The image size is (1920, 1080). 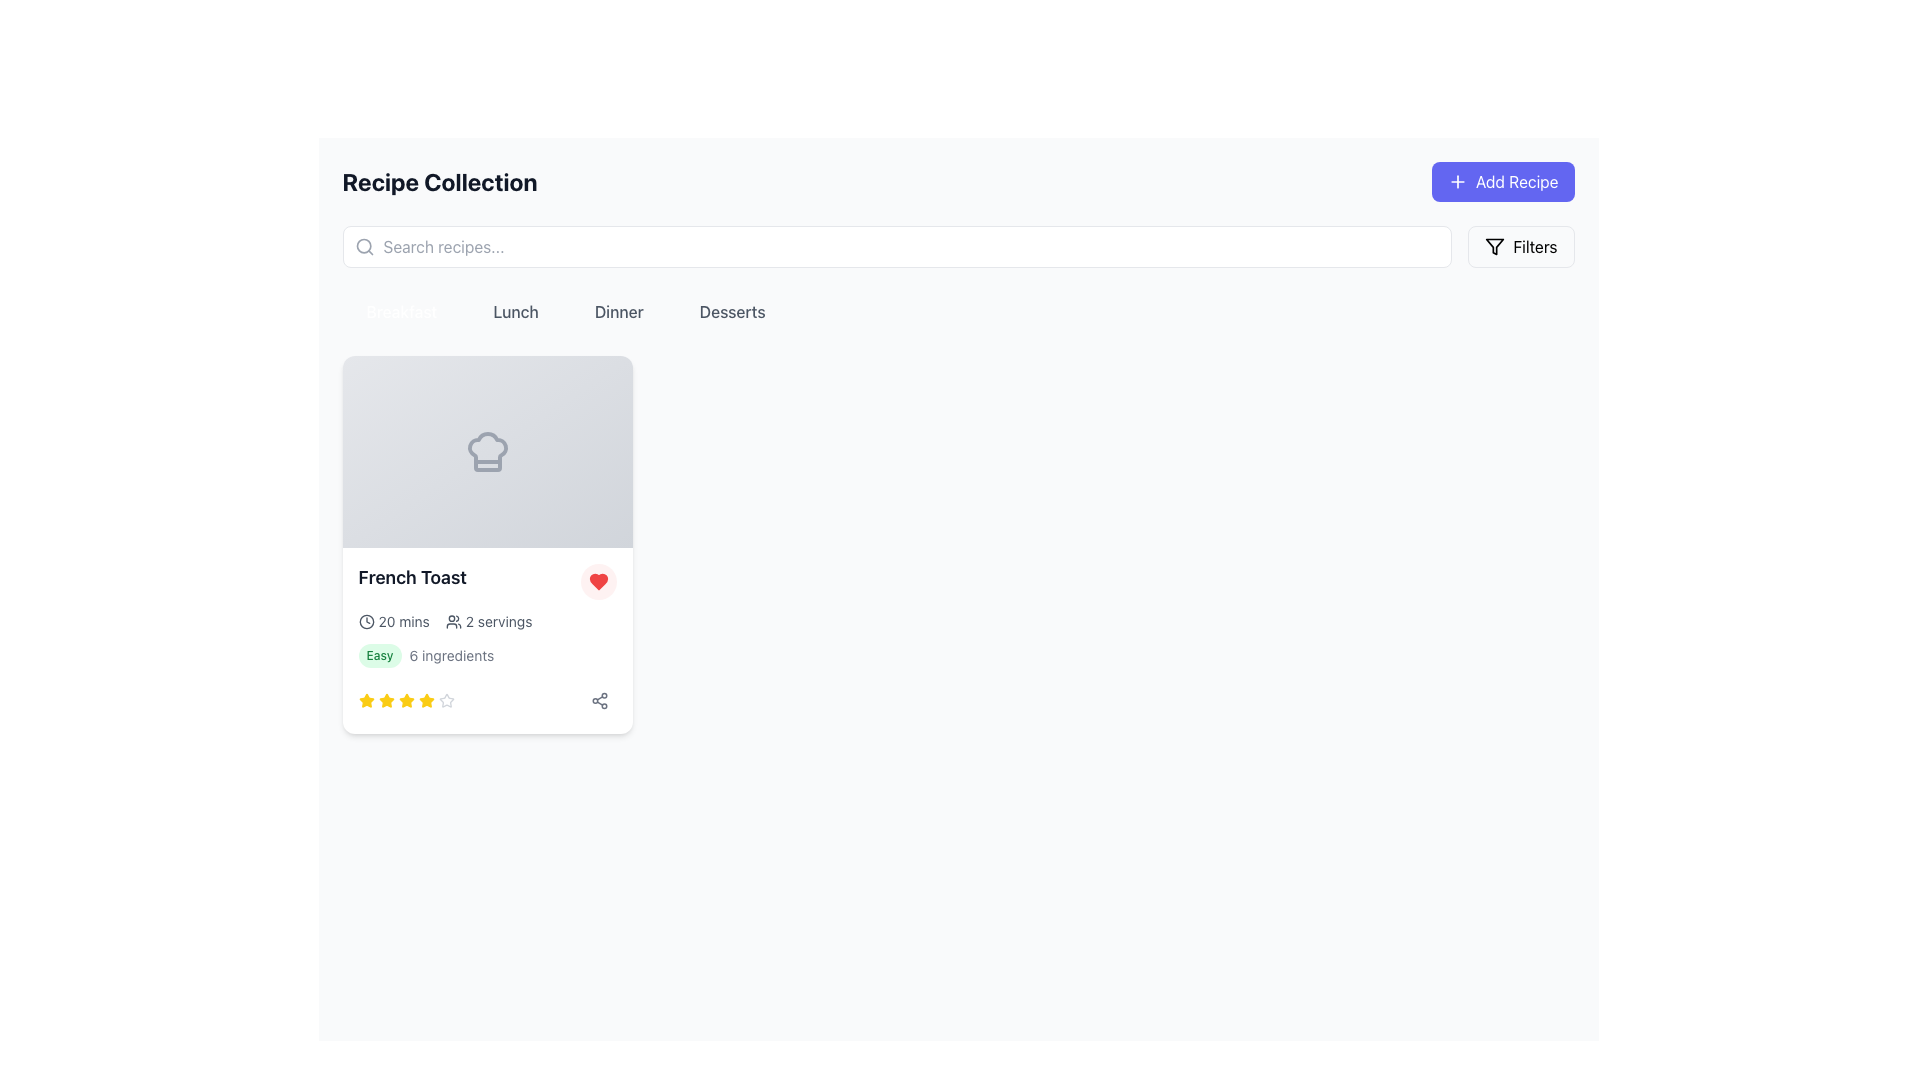 I want to click on the Text label (header) which serves as the page heading indicating the content related to recipes, positioned at the top-left of the interface, so click(x=439, y=181).